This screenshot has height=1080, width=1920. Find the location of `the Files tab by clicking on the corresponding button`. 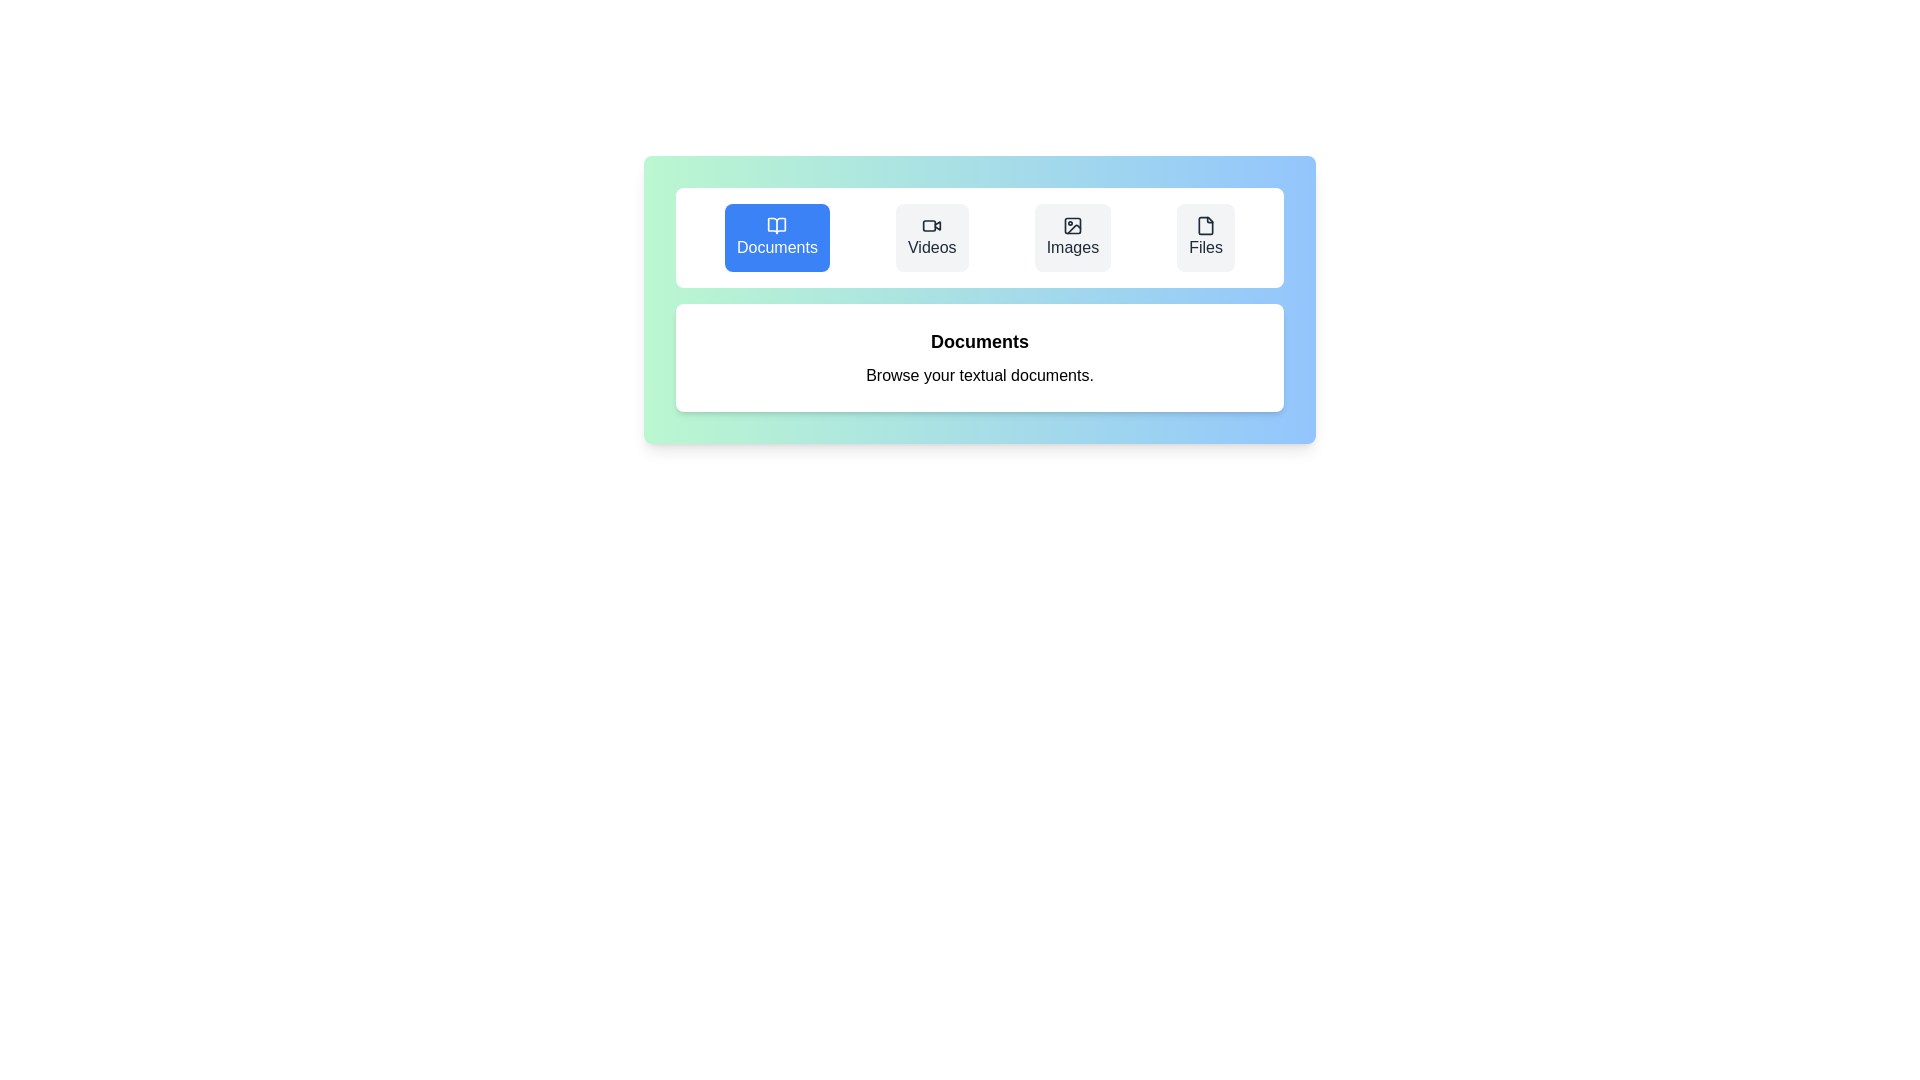

the Files tab by clicking on the corresponding button is located at coordinates (1205, 237).